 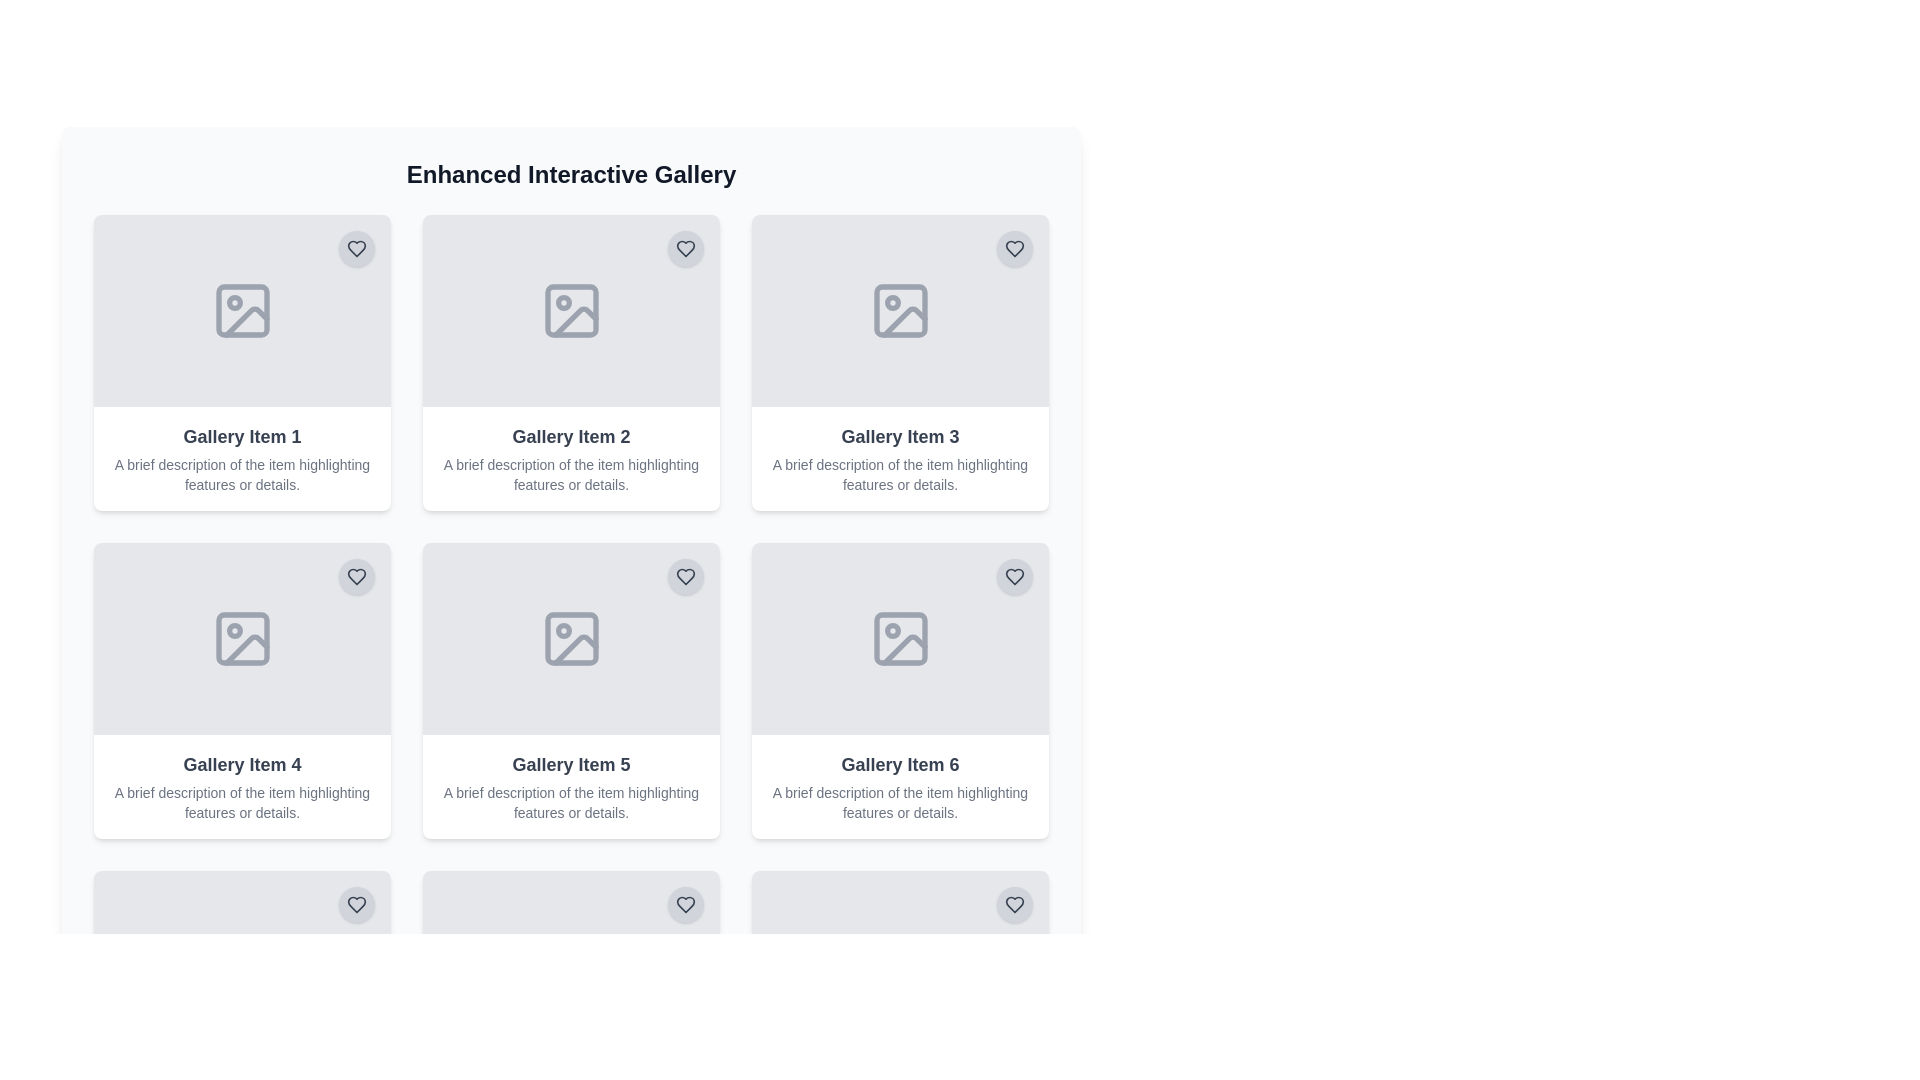 What do you see at coordinates (899, 311) in the screenshot?
I see `the decorative placeholder icon in the third gallery item of the first row of the interactive gallery` at bounding box center [899, 311].